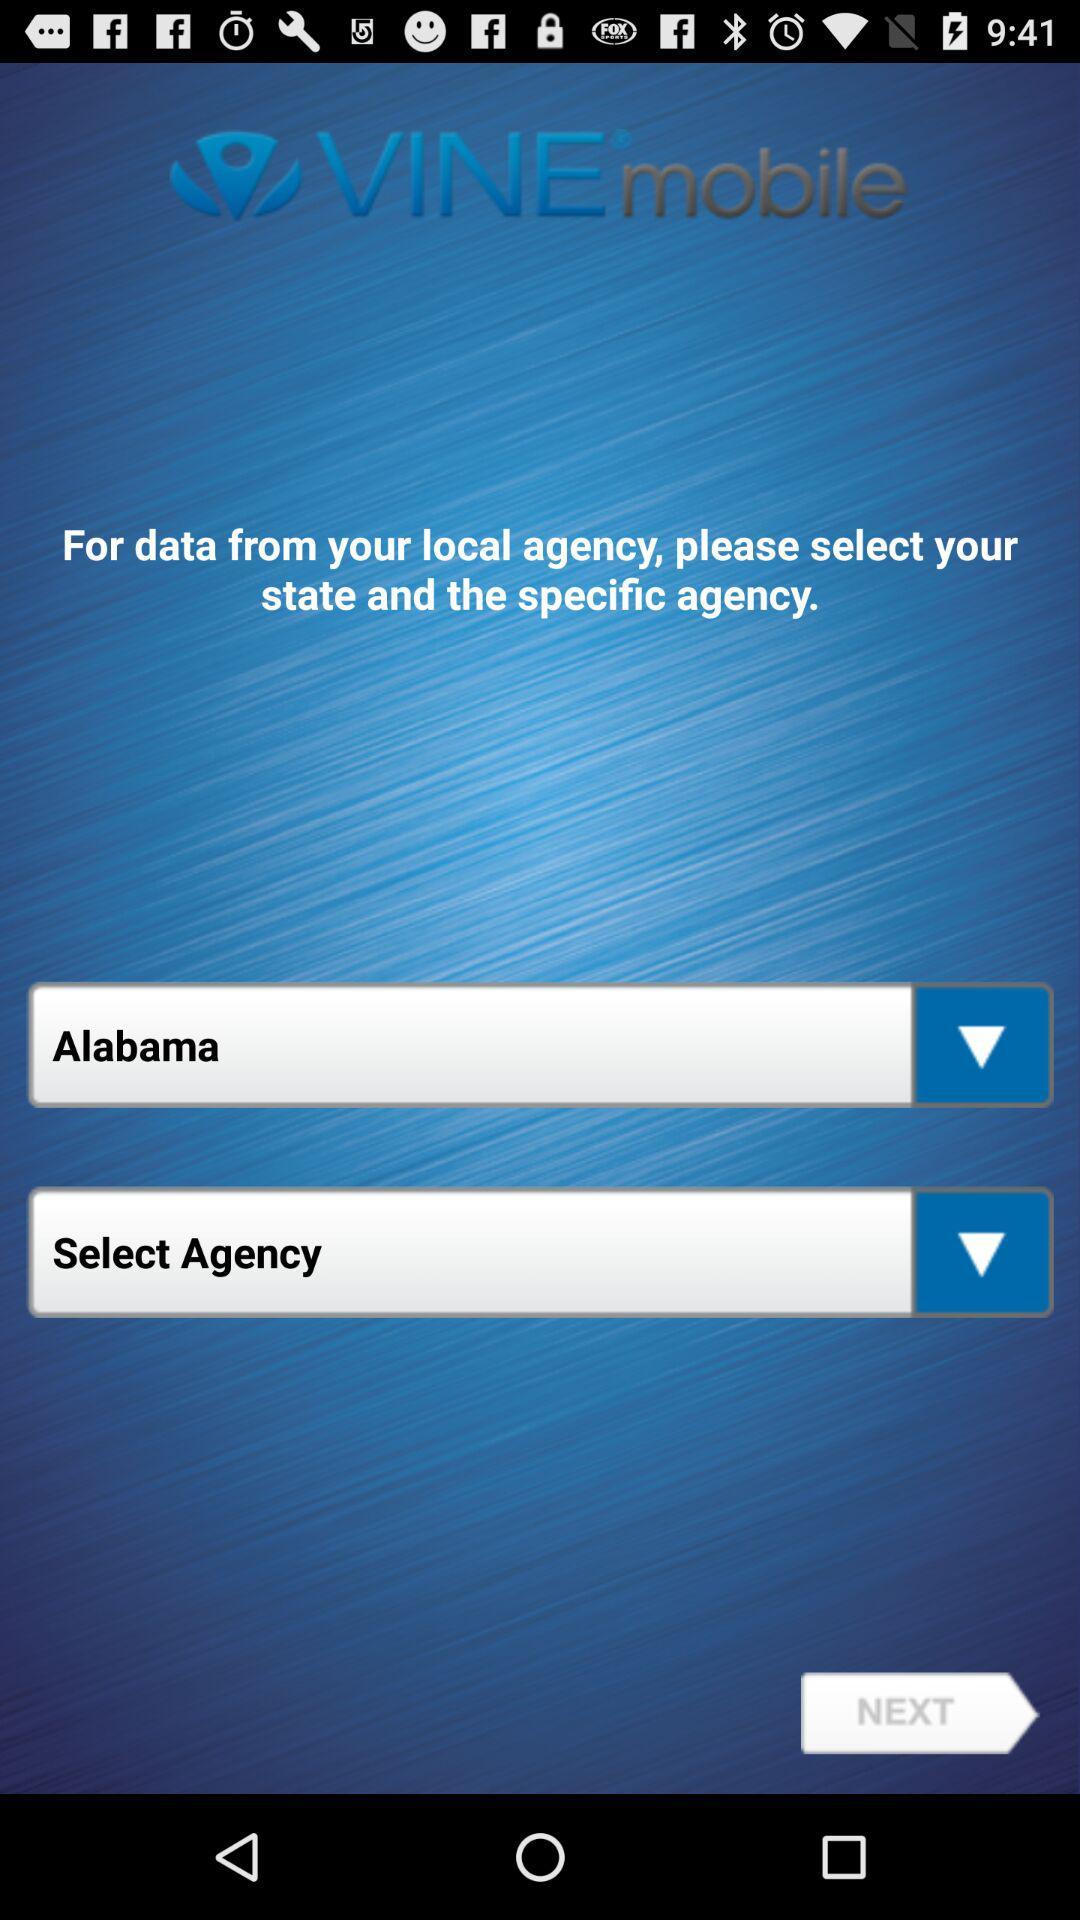  I want to click on the alabama item, so click(540, 1043).